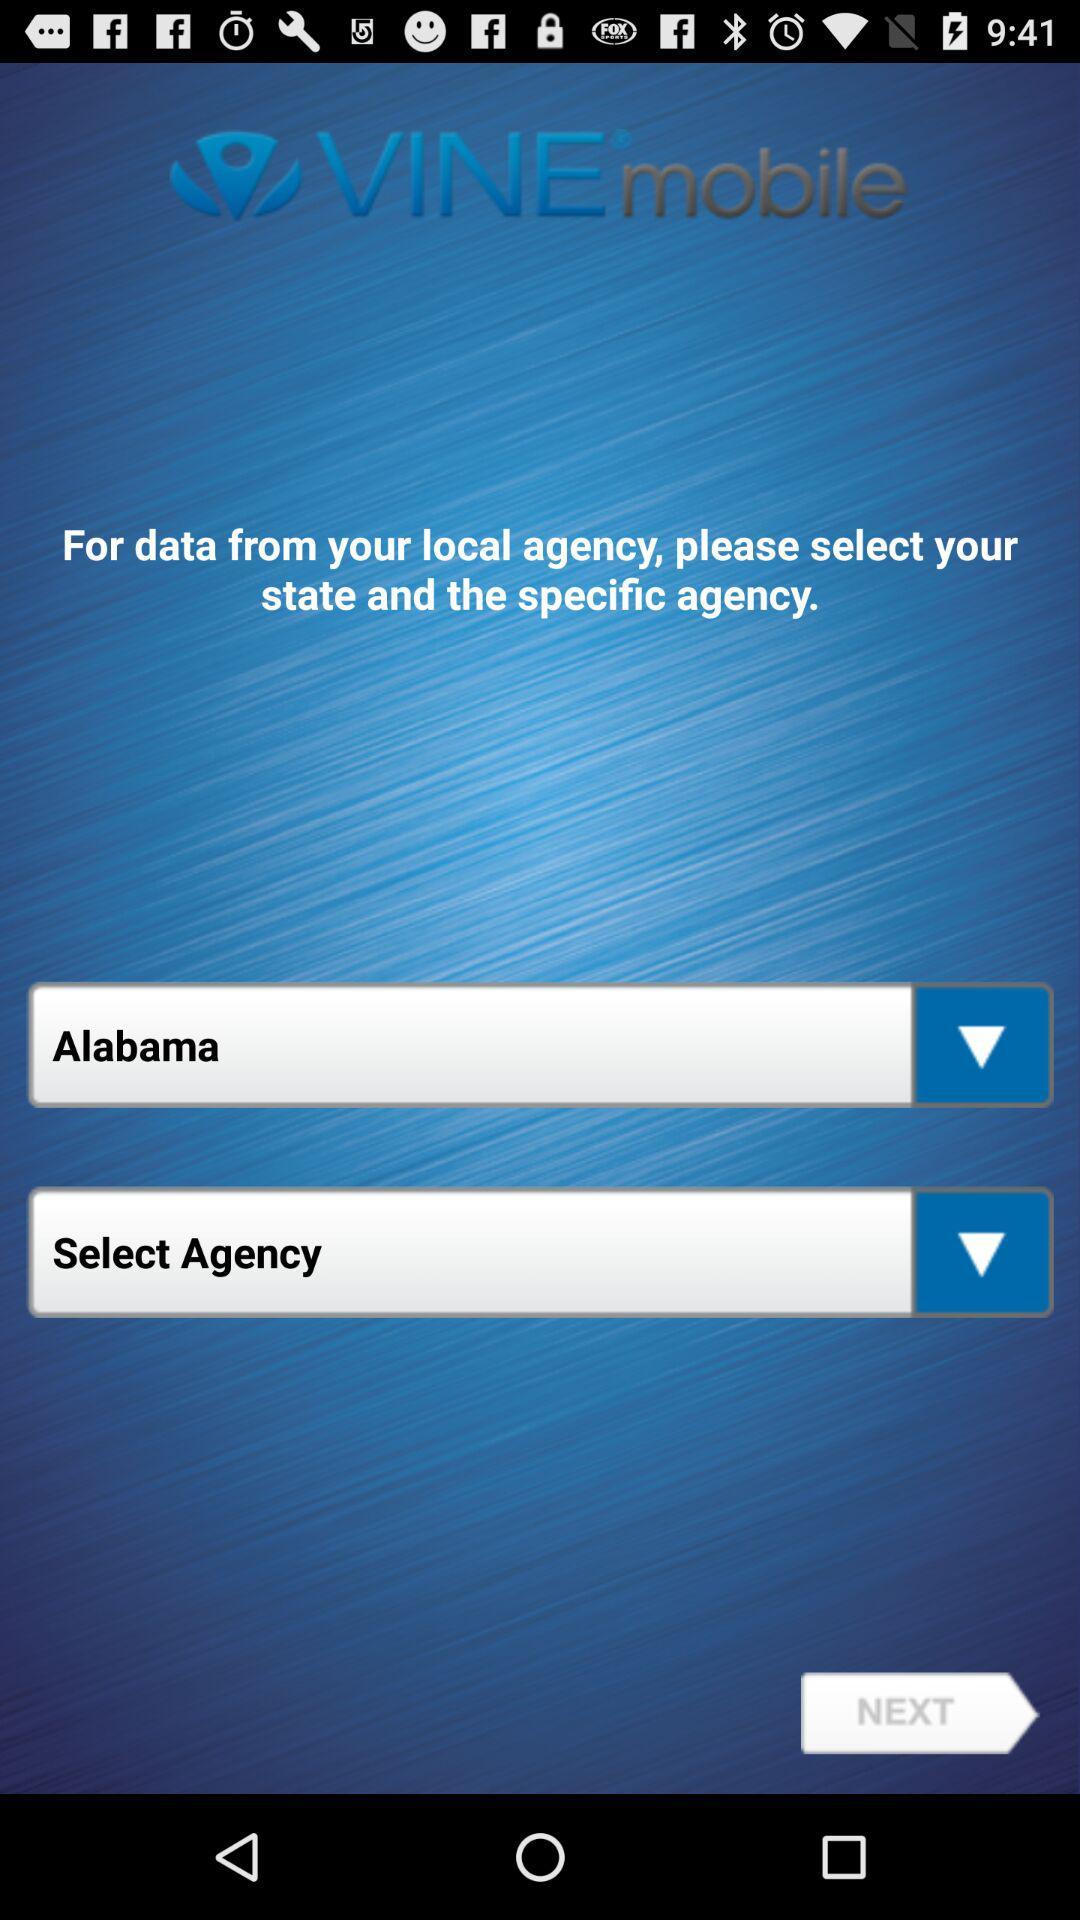  I want to click on the alabama item, so click(540, 1043).